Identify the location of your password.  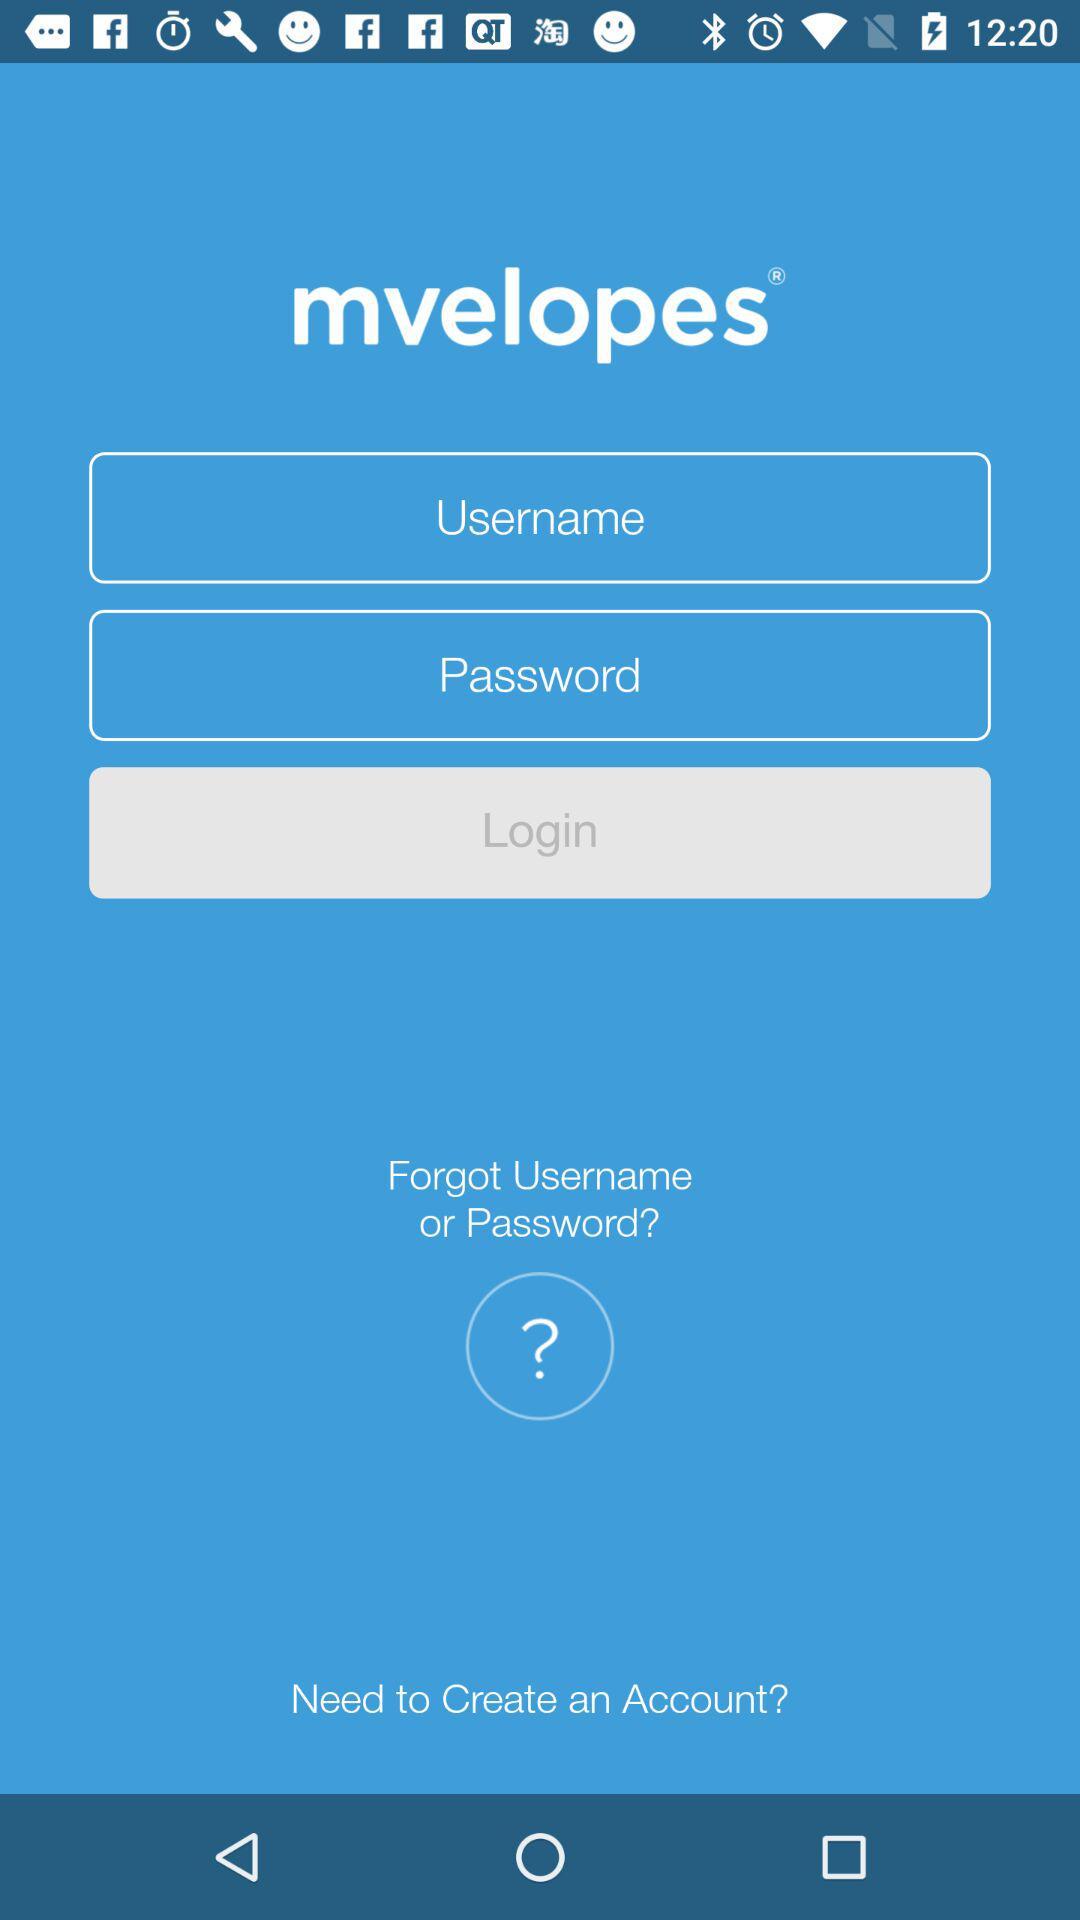
(540, 675).